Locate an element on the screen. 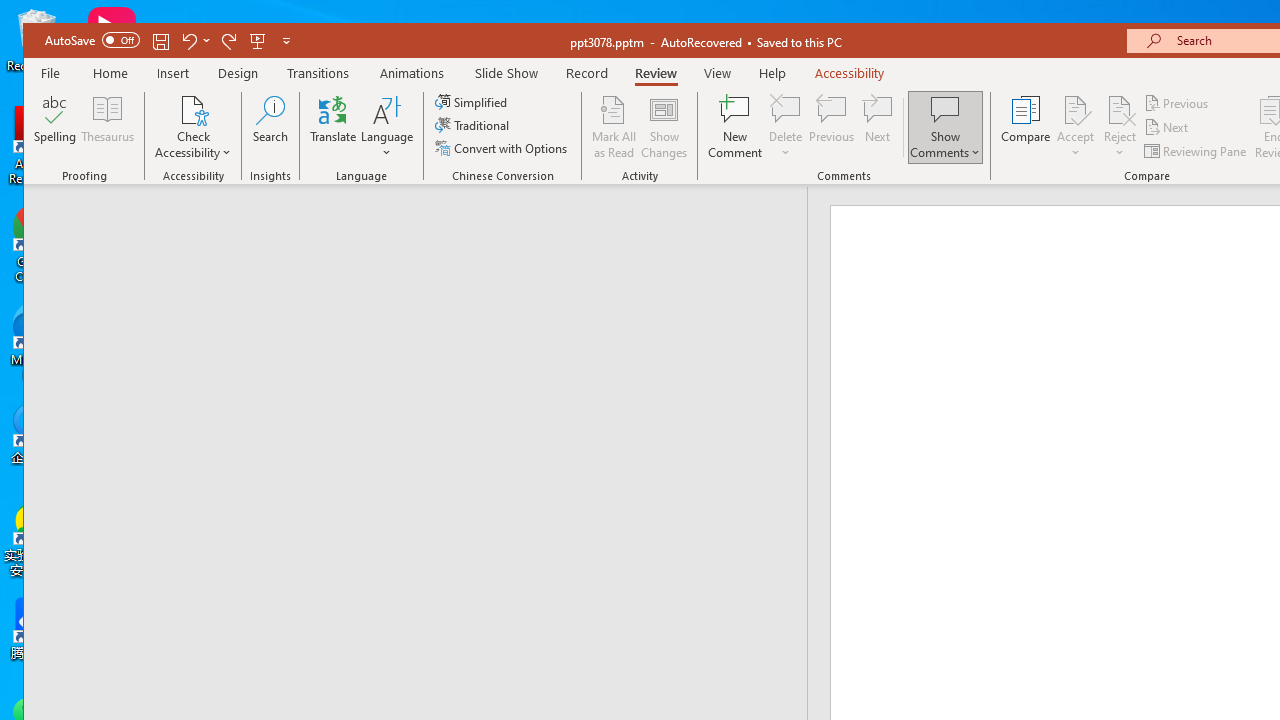 Image resolution: width=1280 pixels, height=720 pixels. 'Next' is located at coordinates (1168, 127).